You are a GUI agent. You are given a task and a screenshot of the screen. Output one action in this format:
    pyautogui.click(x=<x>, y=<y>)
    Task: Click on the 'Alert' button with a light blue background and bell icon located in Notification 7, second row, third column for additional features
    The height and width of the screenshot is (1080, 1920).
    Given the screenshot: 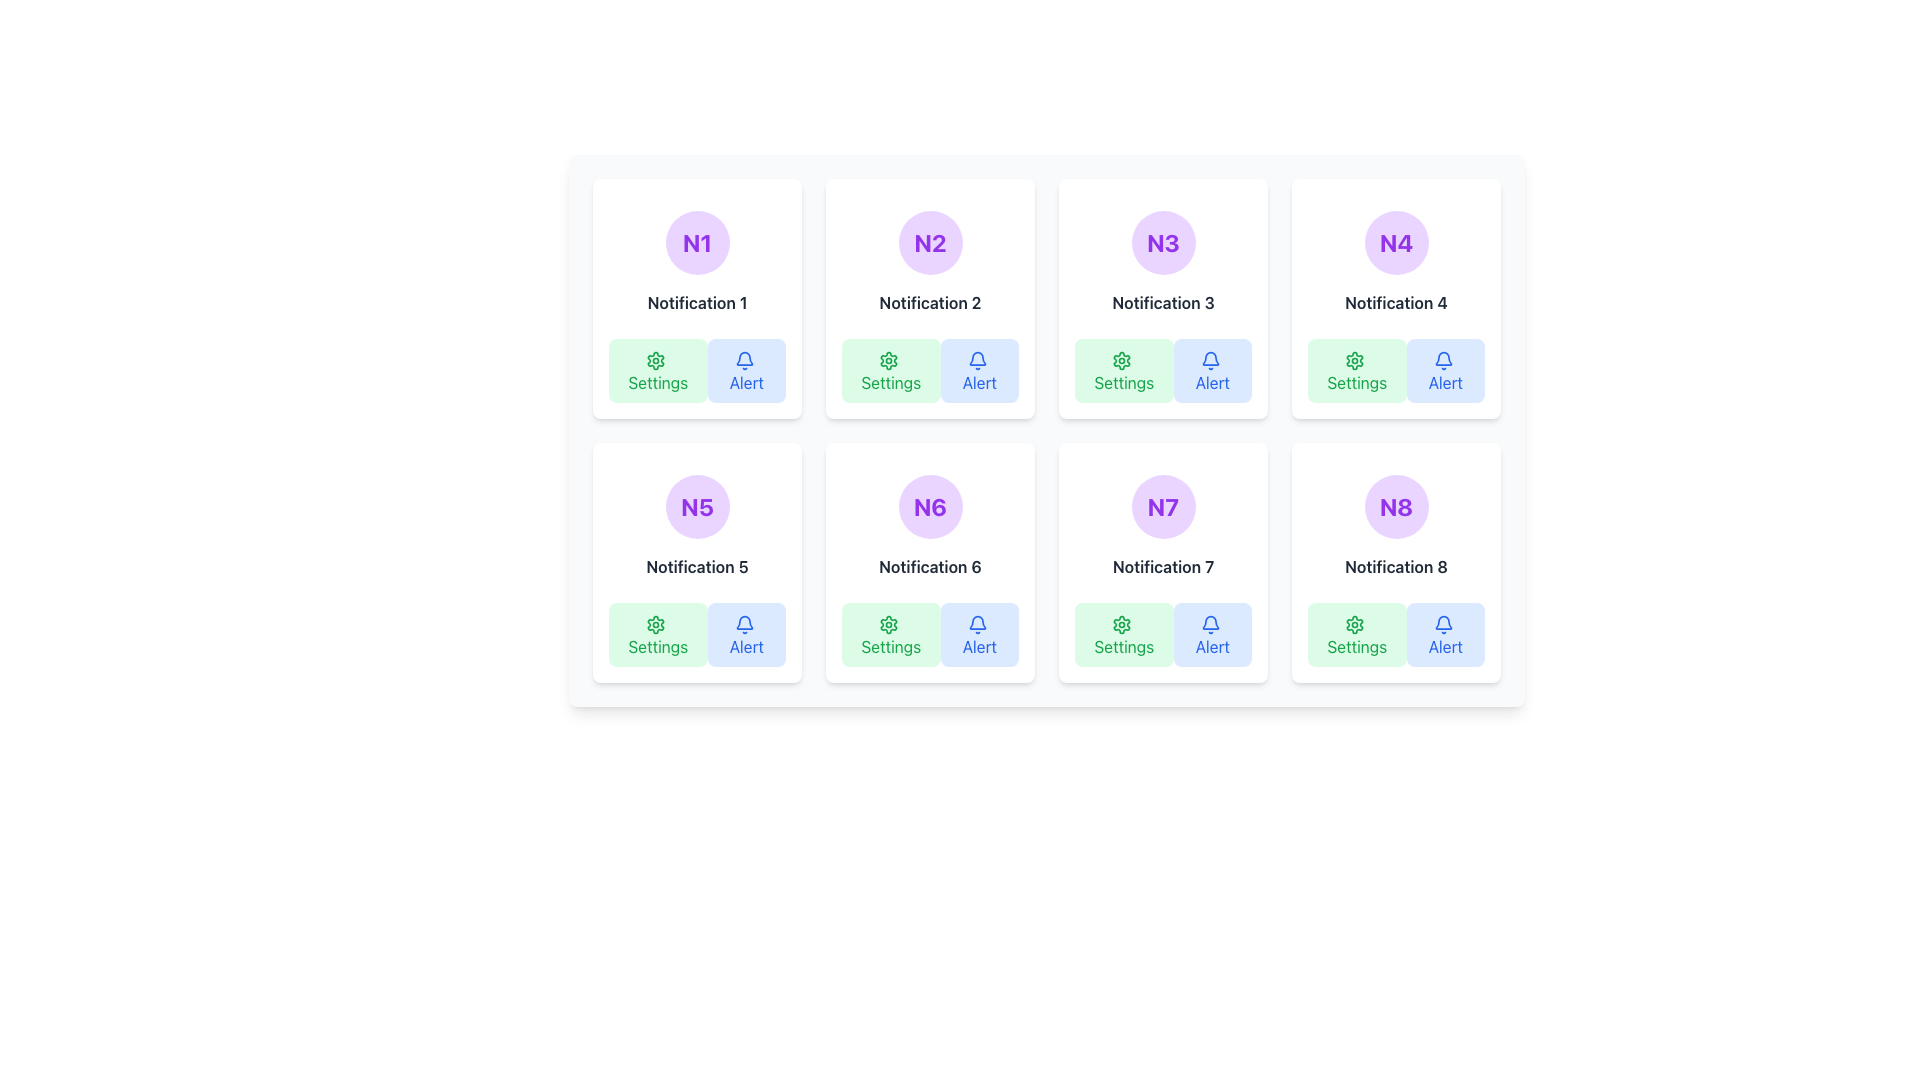 What is the action you would take?
    pyautogui.click(x=1211, y=635)
    